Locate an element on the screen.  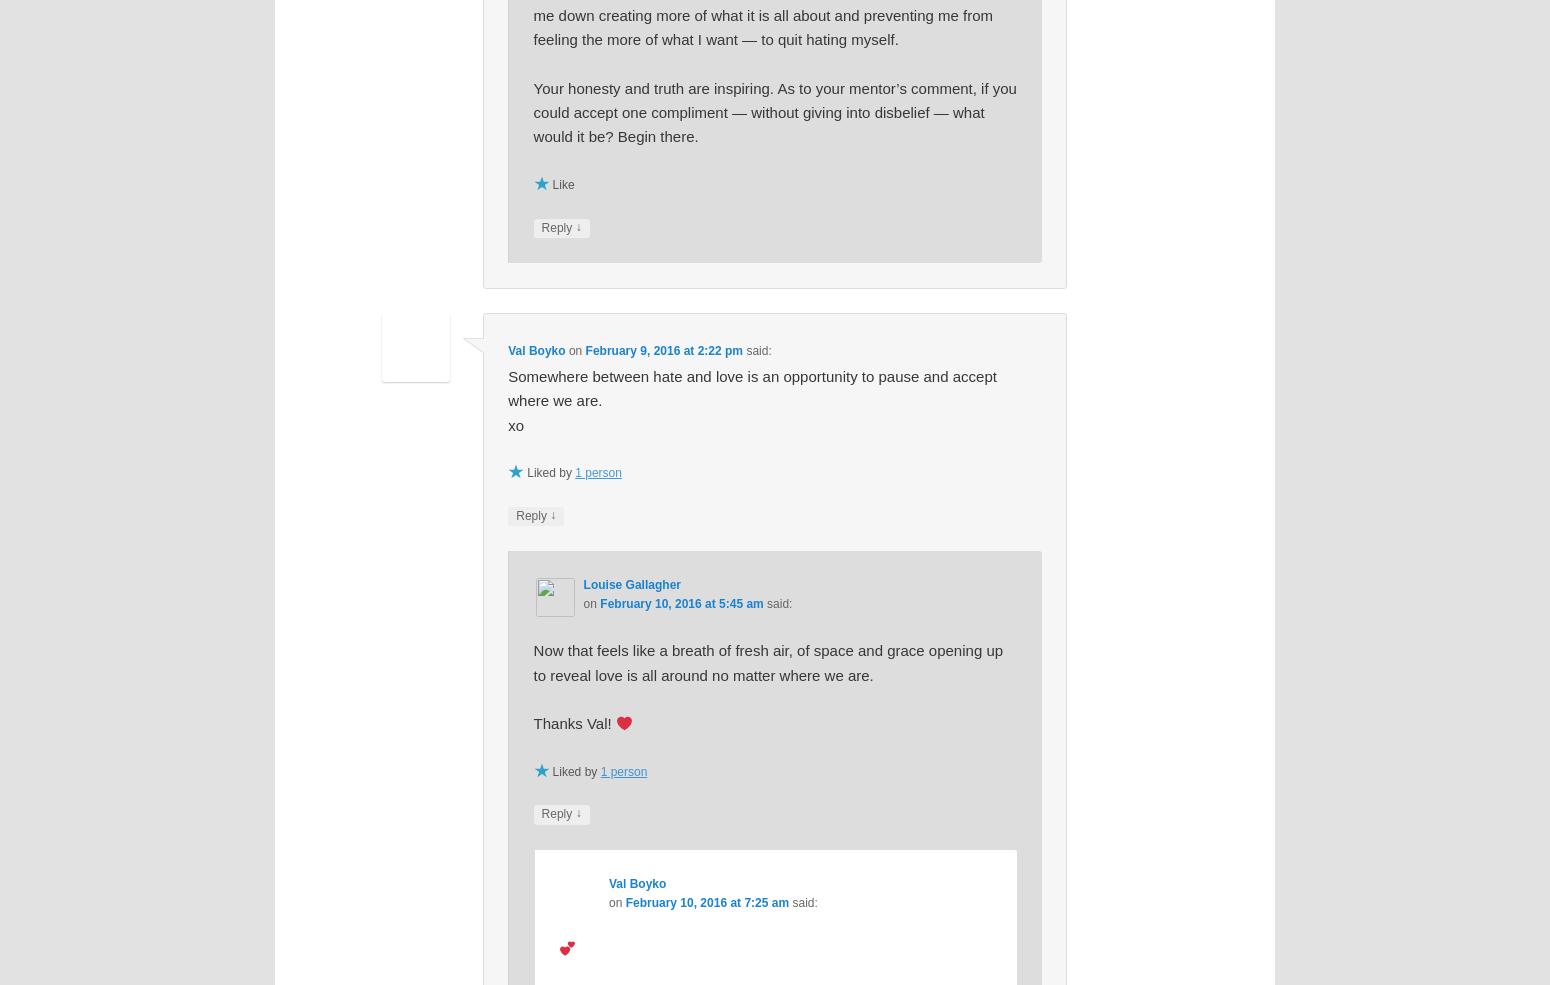
'Thanks Val!' is located at coordinates (532, 723).